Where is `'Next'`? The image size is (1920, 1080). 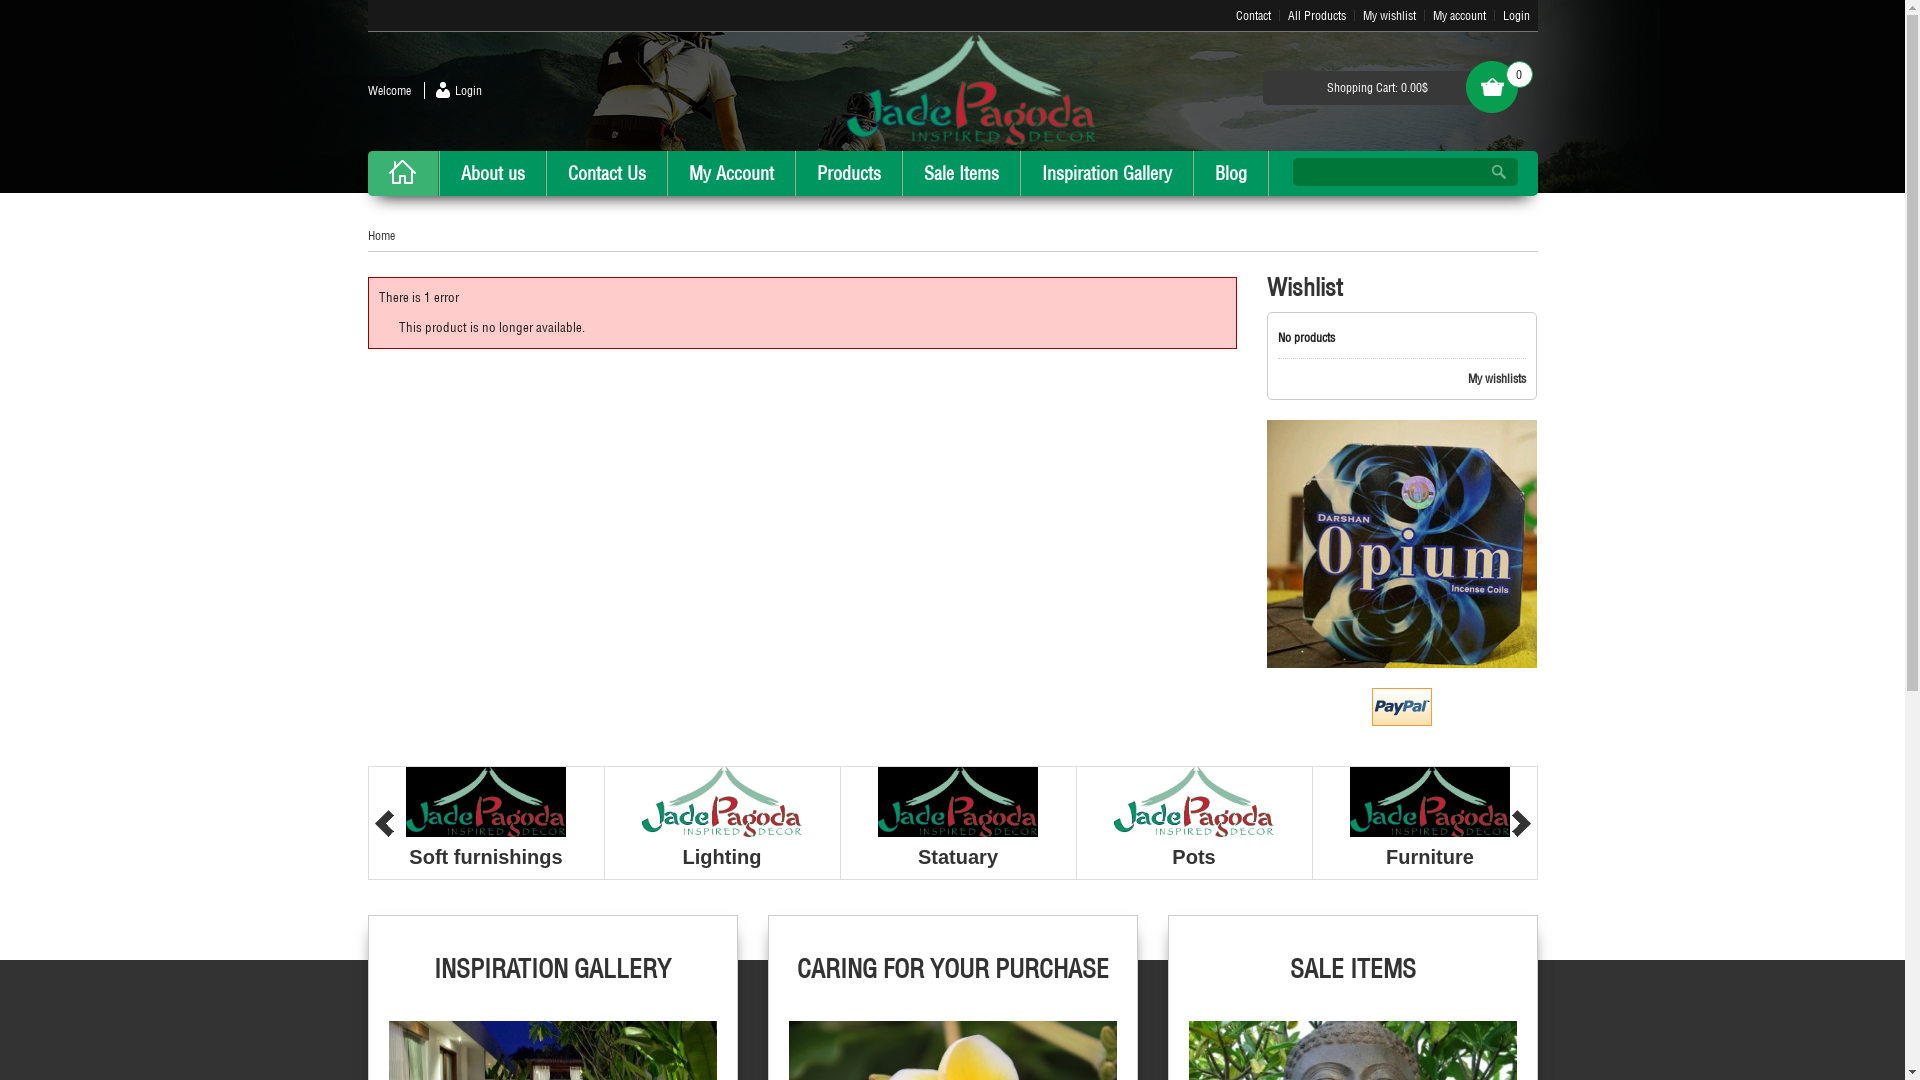 'Next' is located at coordinates (1520, 823).